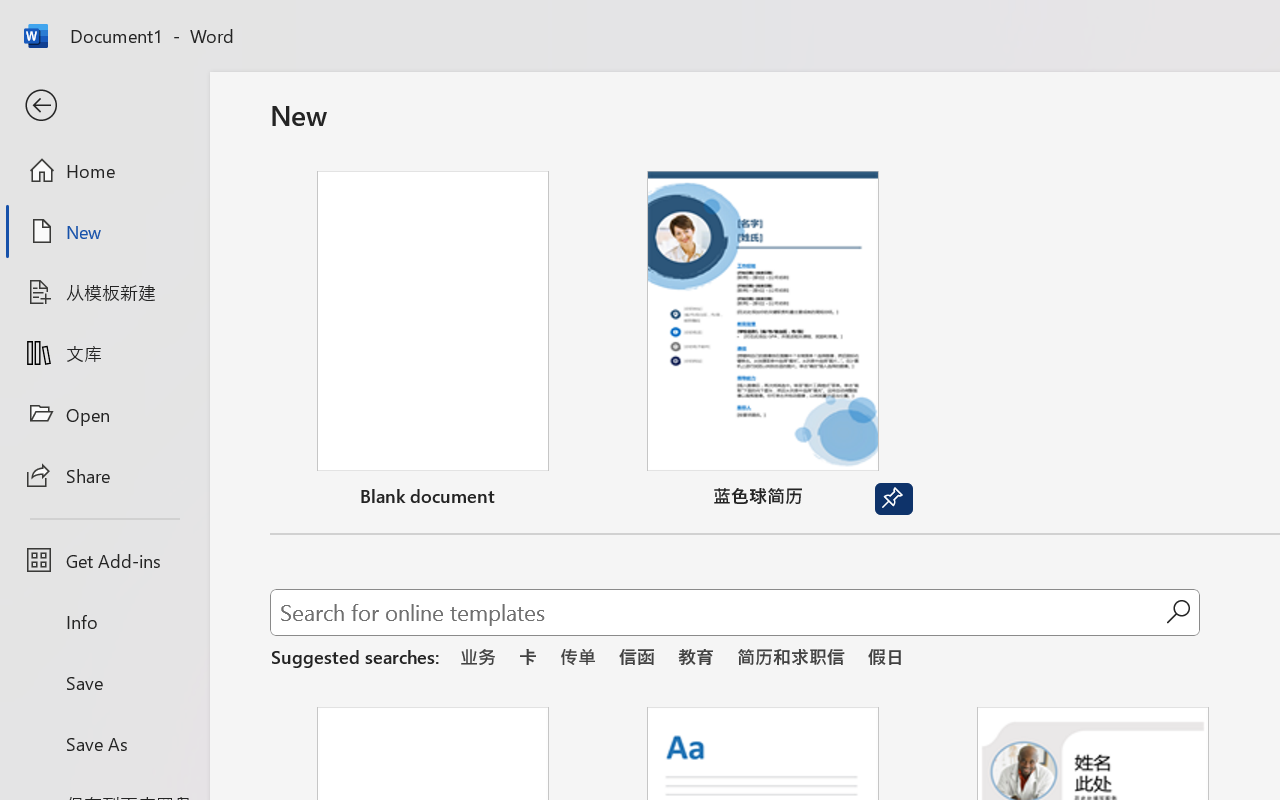 This screenshot has height=800, width=1280. I want to click on 'Start searching', so click(1178, 612).